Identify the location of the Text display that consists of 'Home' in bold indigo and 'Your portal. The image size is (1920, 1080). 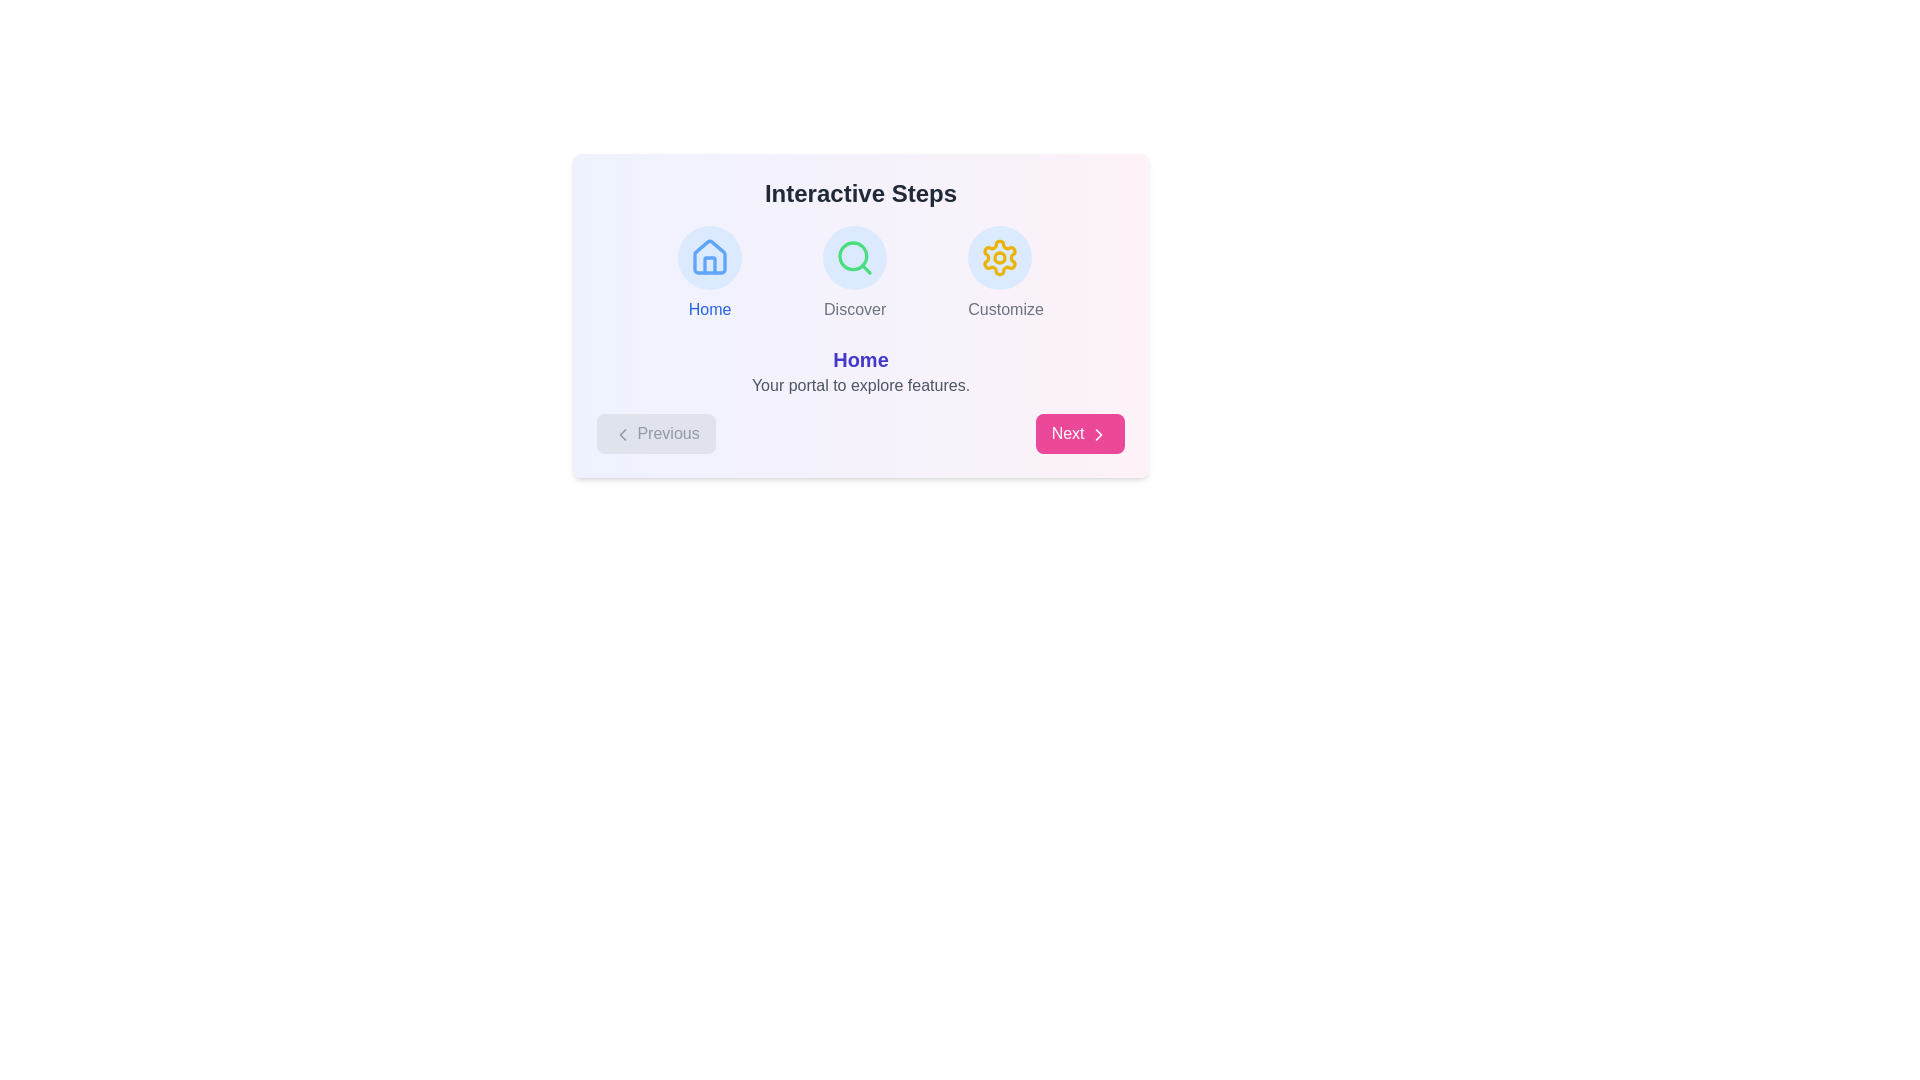
(860, 371).